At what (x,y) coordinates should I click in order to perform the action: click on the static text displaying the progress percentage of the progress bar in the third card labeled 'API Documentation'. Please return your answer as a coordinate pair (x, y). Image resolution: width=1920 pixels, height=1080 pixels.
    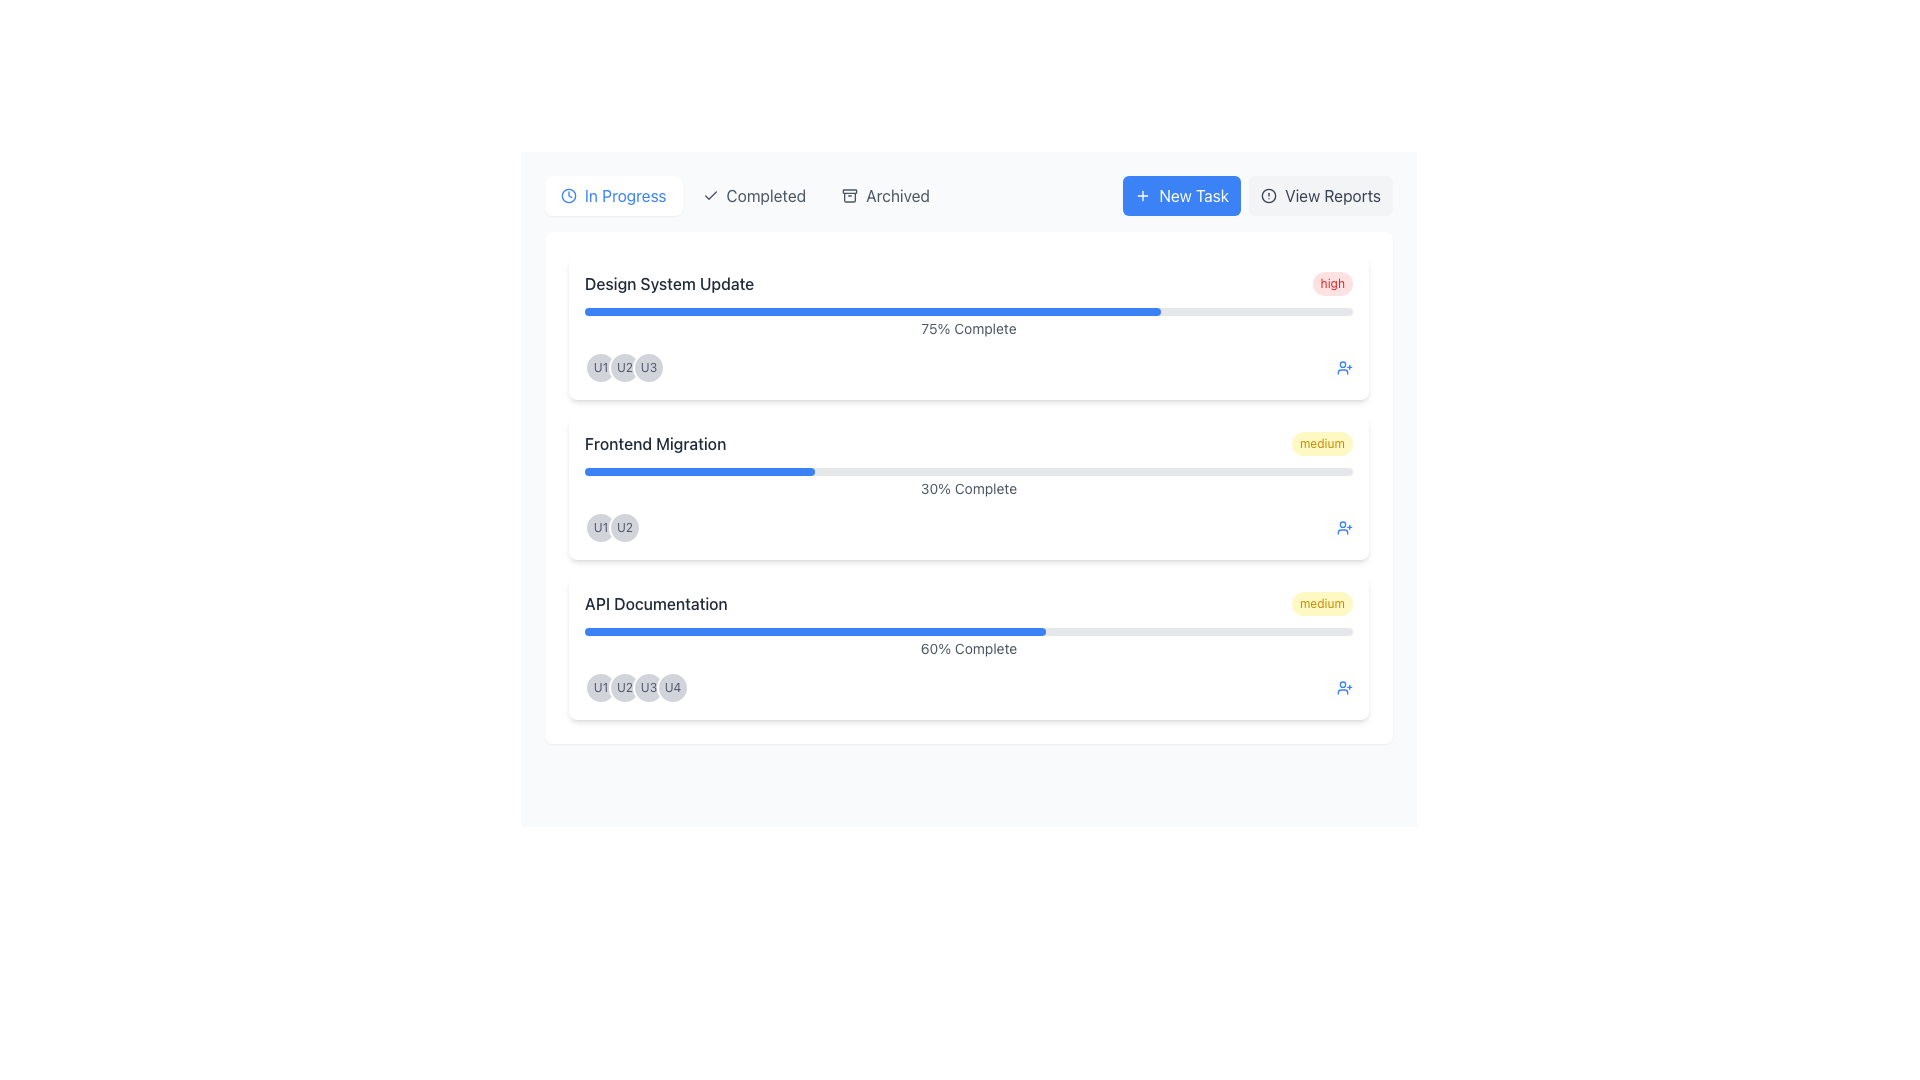
    Looking at the image, I should click on (969, 648).